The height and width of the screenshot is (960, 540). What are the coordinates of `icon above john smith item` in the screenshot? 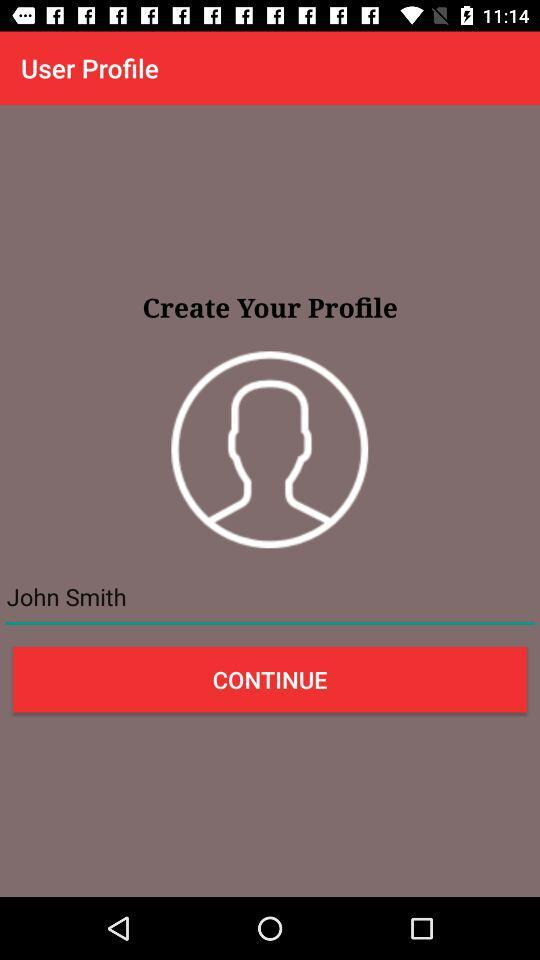 It's located at (269, 449).